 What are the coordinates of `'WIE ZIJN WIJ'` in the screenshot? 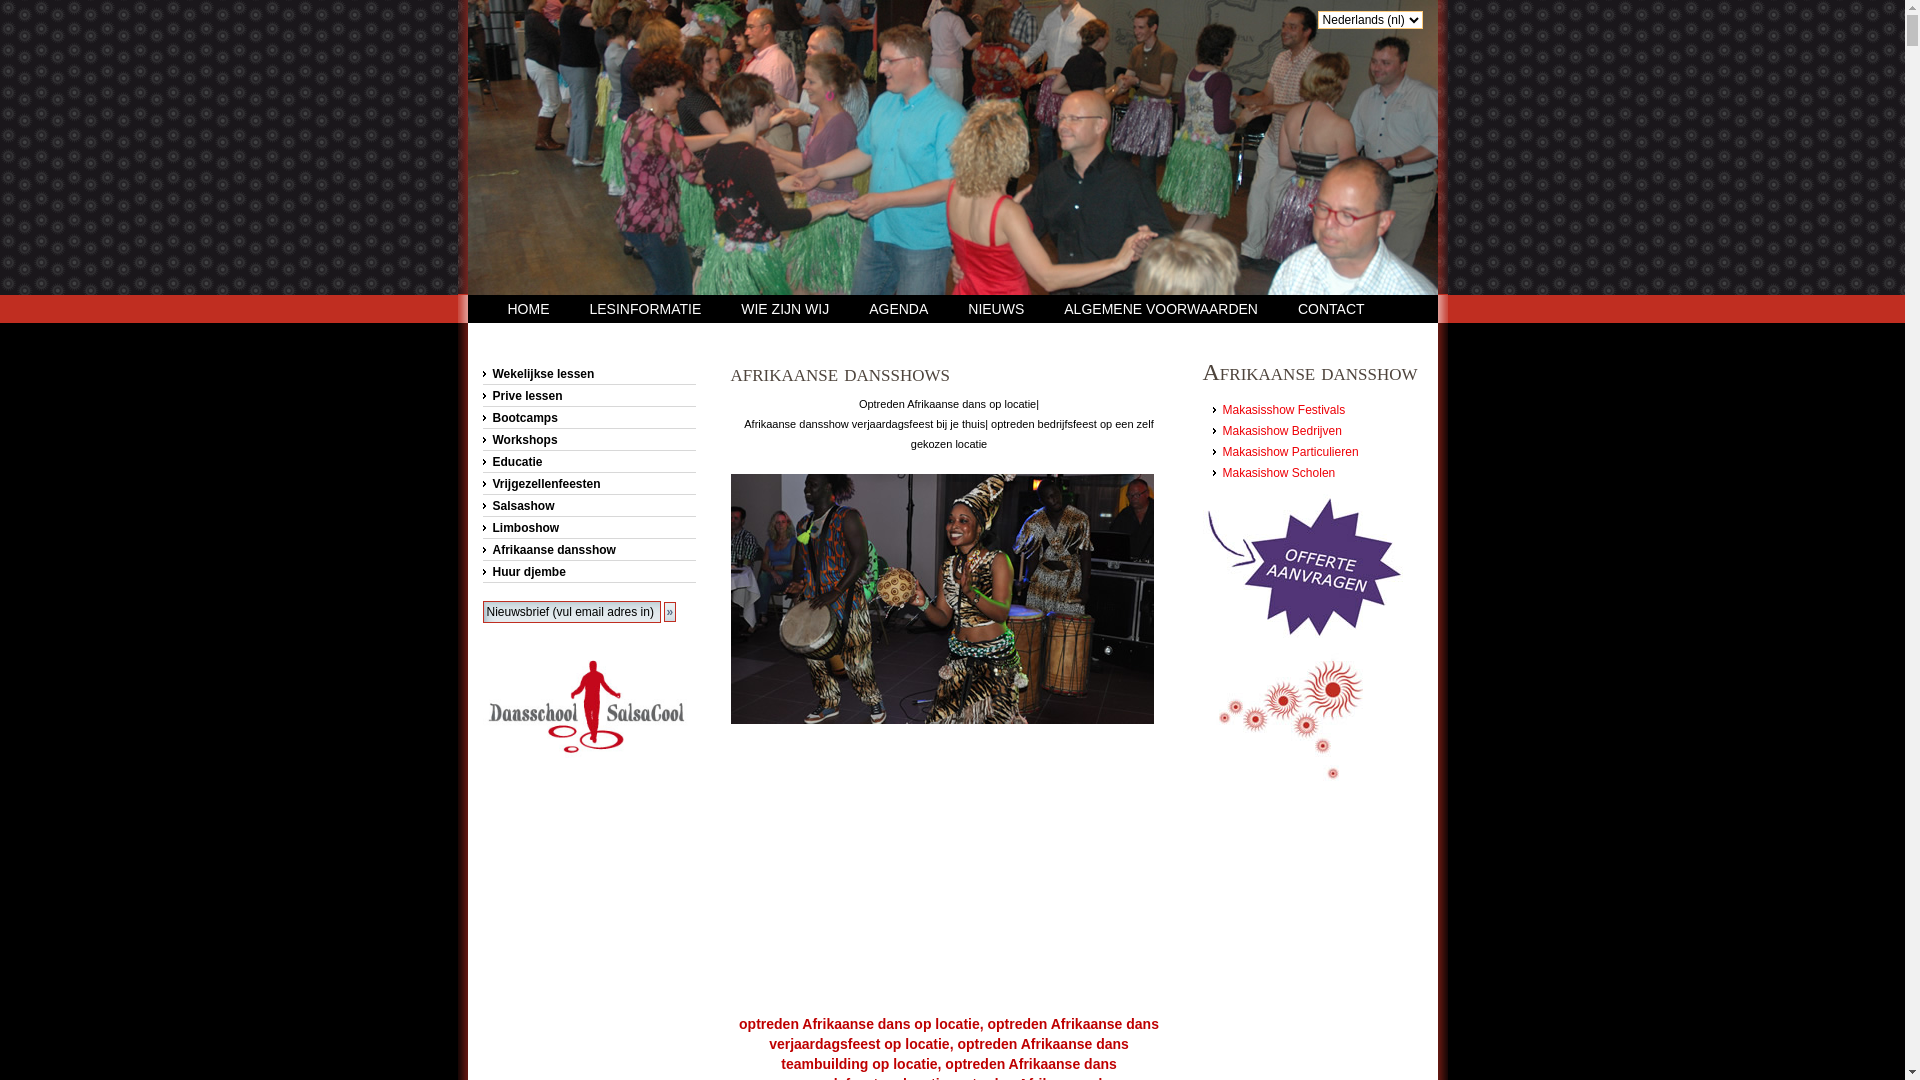 It's located at (739, 308).